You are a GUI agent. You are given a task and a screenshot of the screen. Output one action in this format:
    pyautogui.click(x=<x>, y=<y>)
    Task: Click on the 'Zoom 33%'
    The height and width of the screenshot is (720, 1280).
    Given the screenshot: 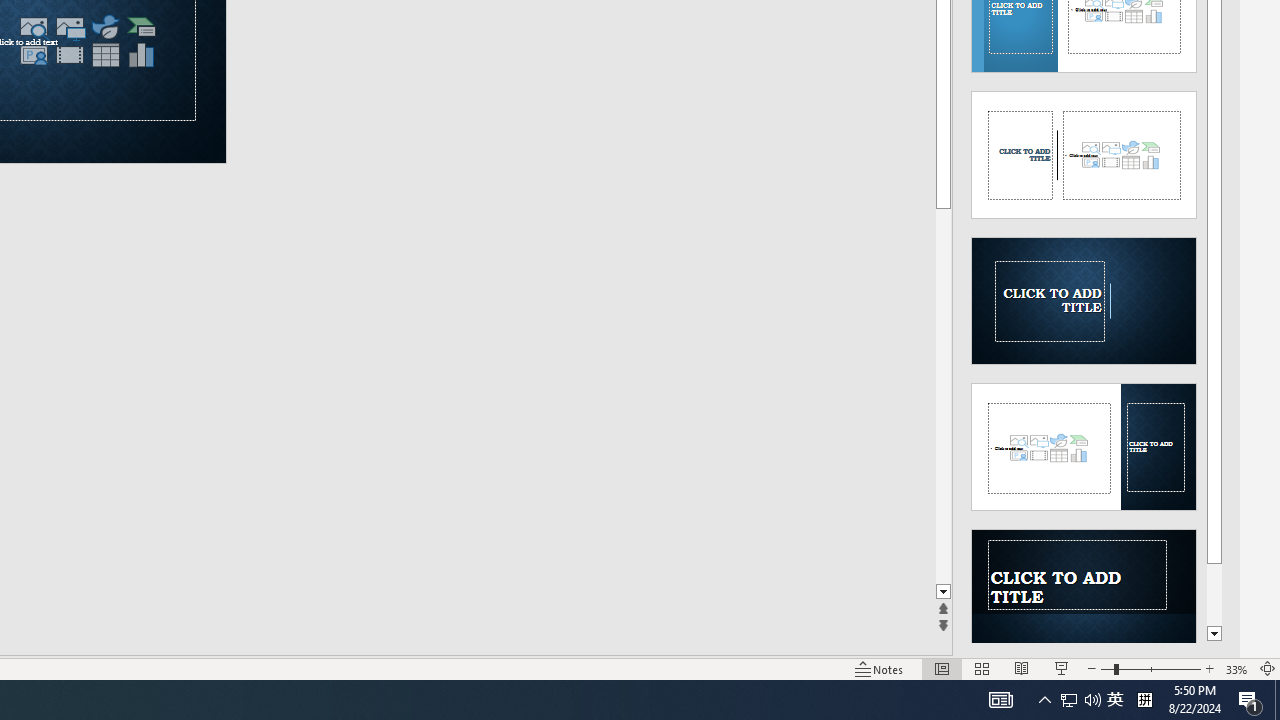 What is the action you would take?
    pyautogui.click(x=1236, y=669)
    